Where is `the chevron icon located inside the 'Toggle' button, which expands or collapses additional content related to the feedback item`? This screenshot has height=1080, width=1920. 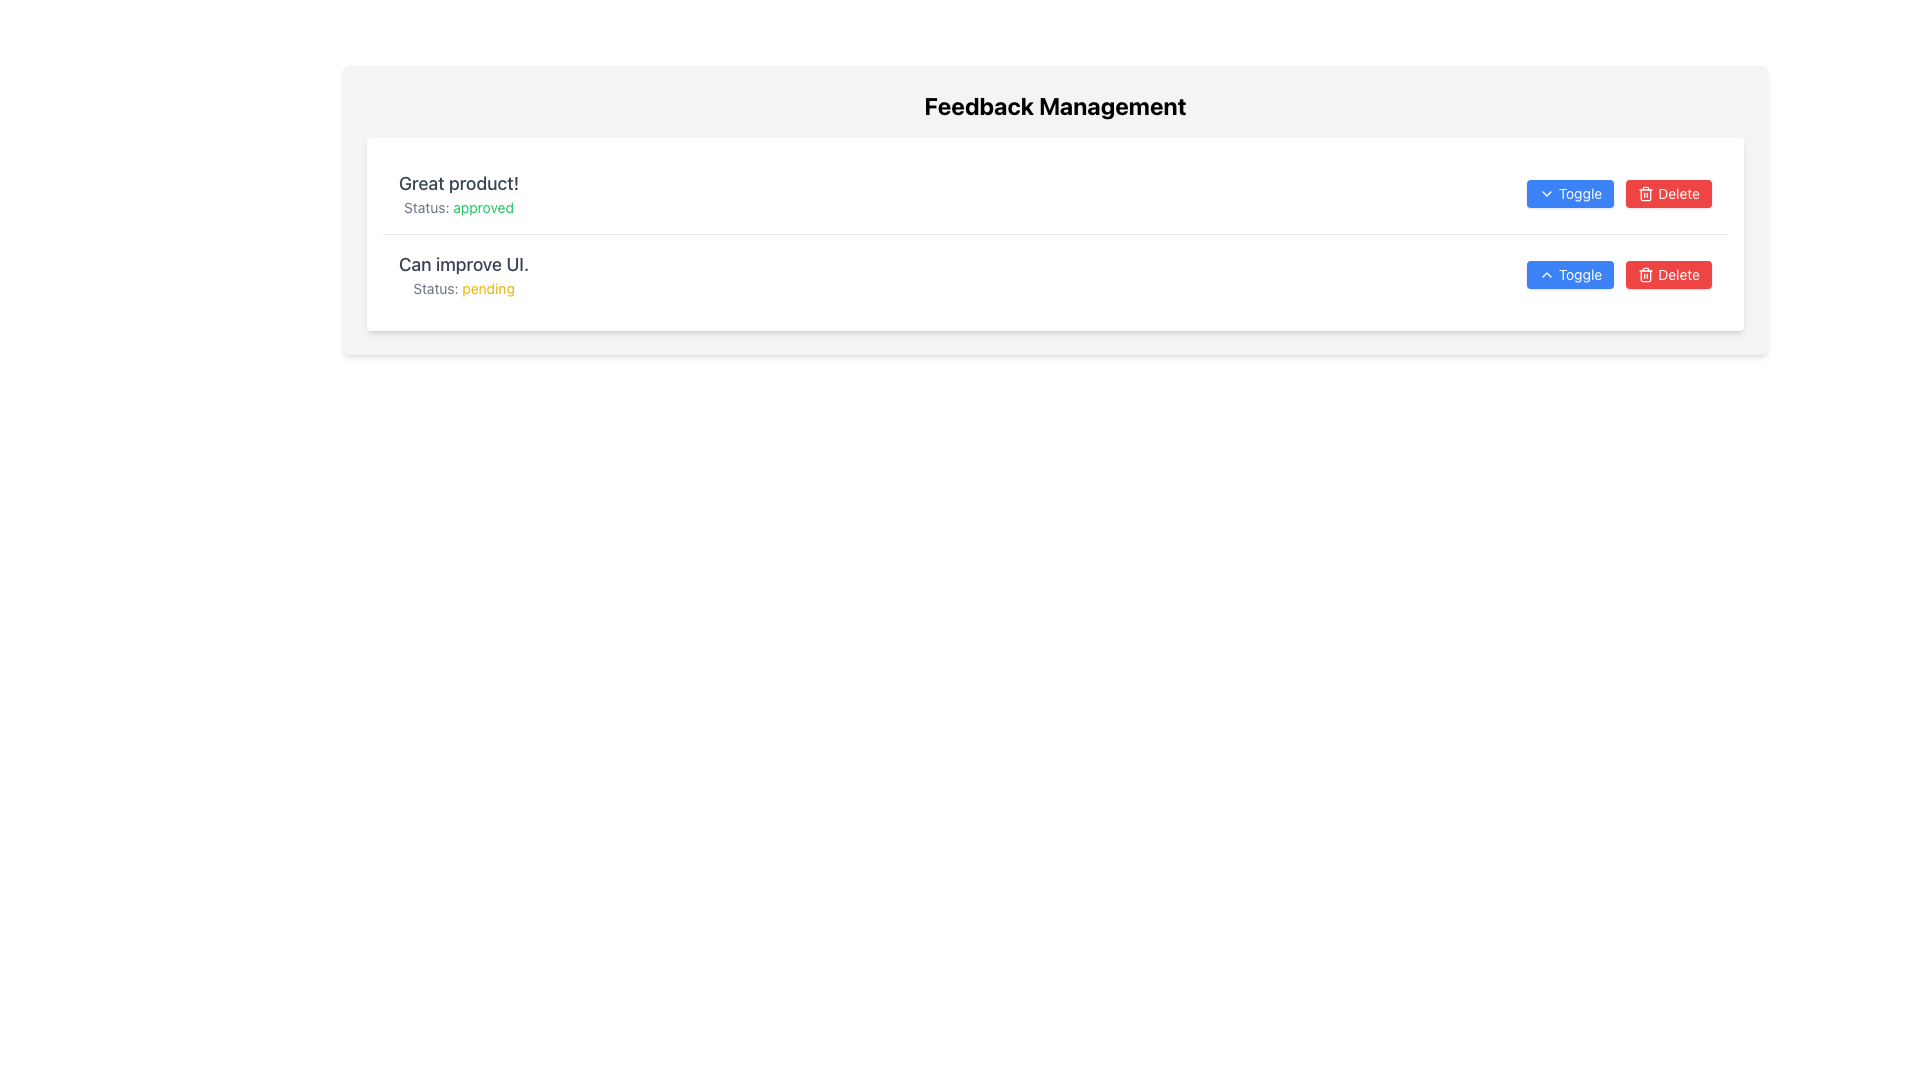
the chevron icon located inside the 'Toggle' button, which expands or collapses additional content related to the feedback item is located at coordinates (1545, 193).